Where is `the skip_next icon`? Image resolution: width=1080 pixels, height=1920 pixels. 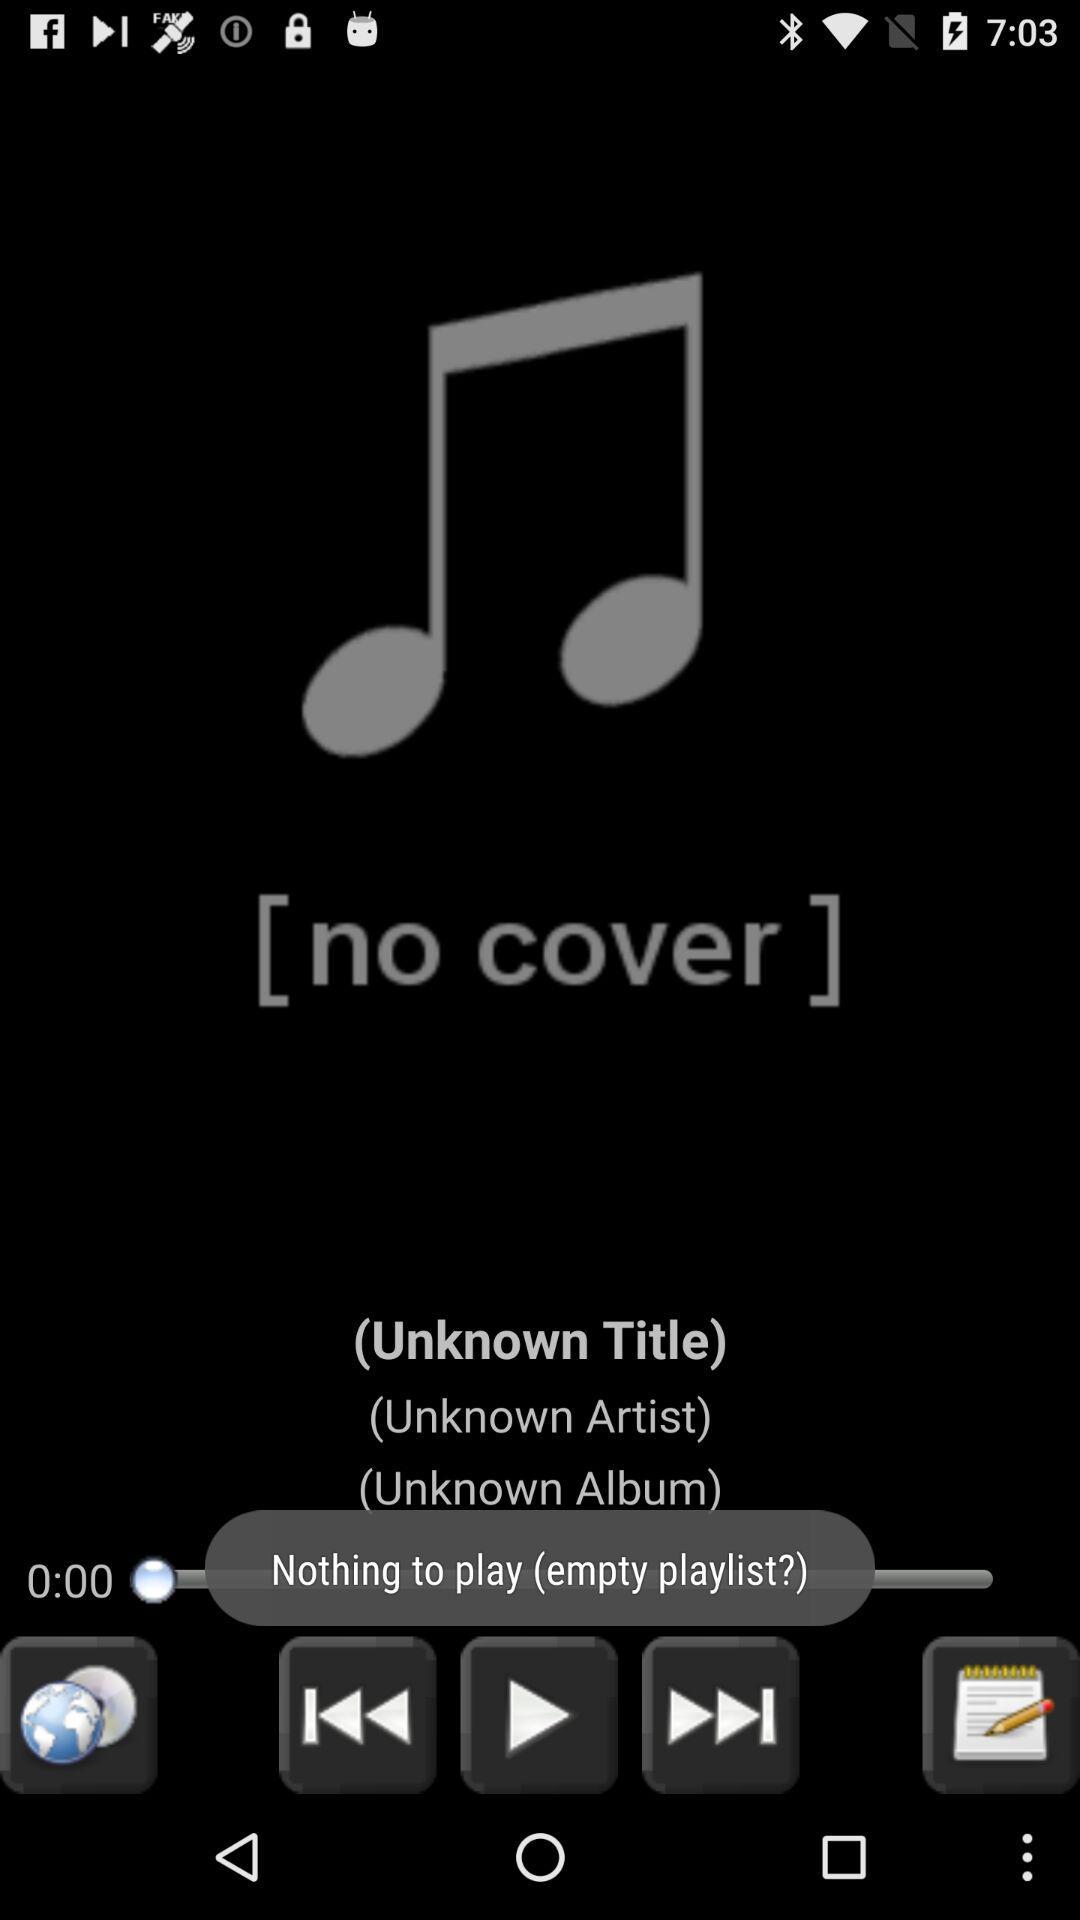 the skip_next icon is located at coordinates (720, 1835).